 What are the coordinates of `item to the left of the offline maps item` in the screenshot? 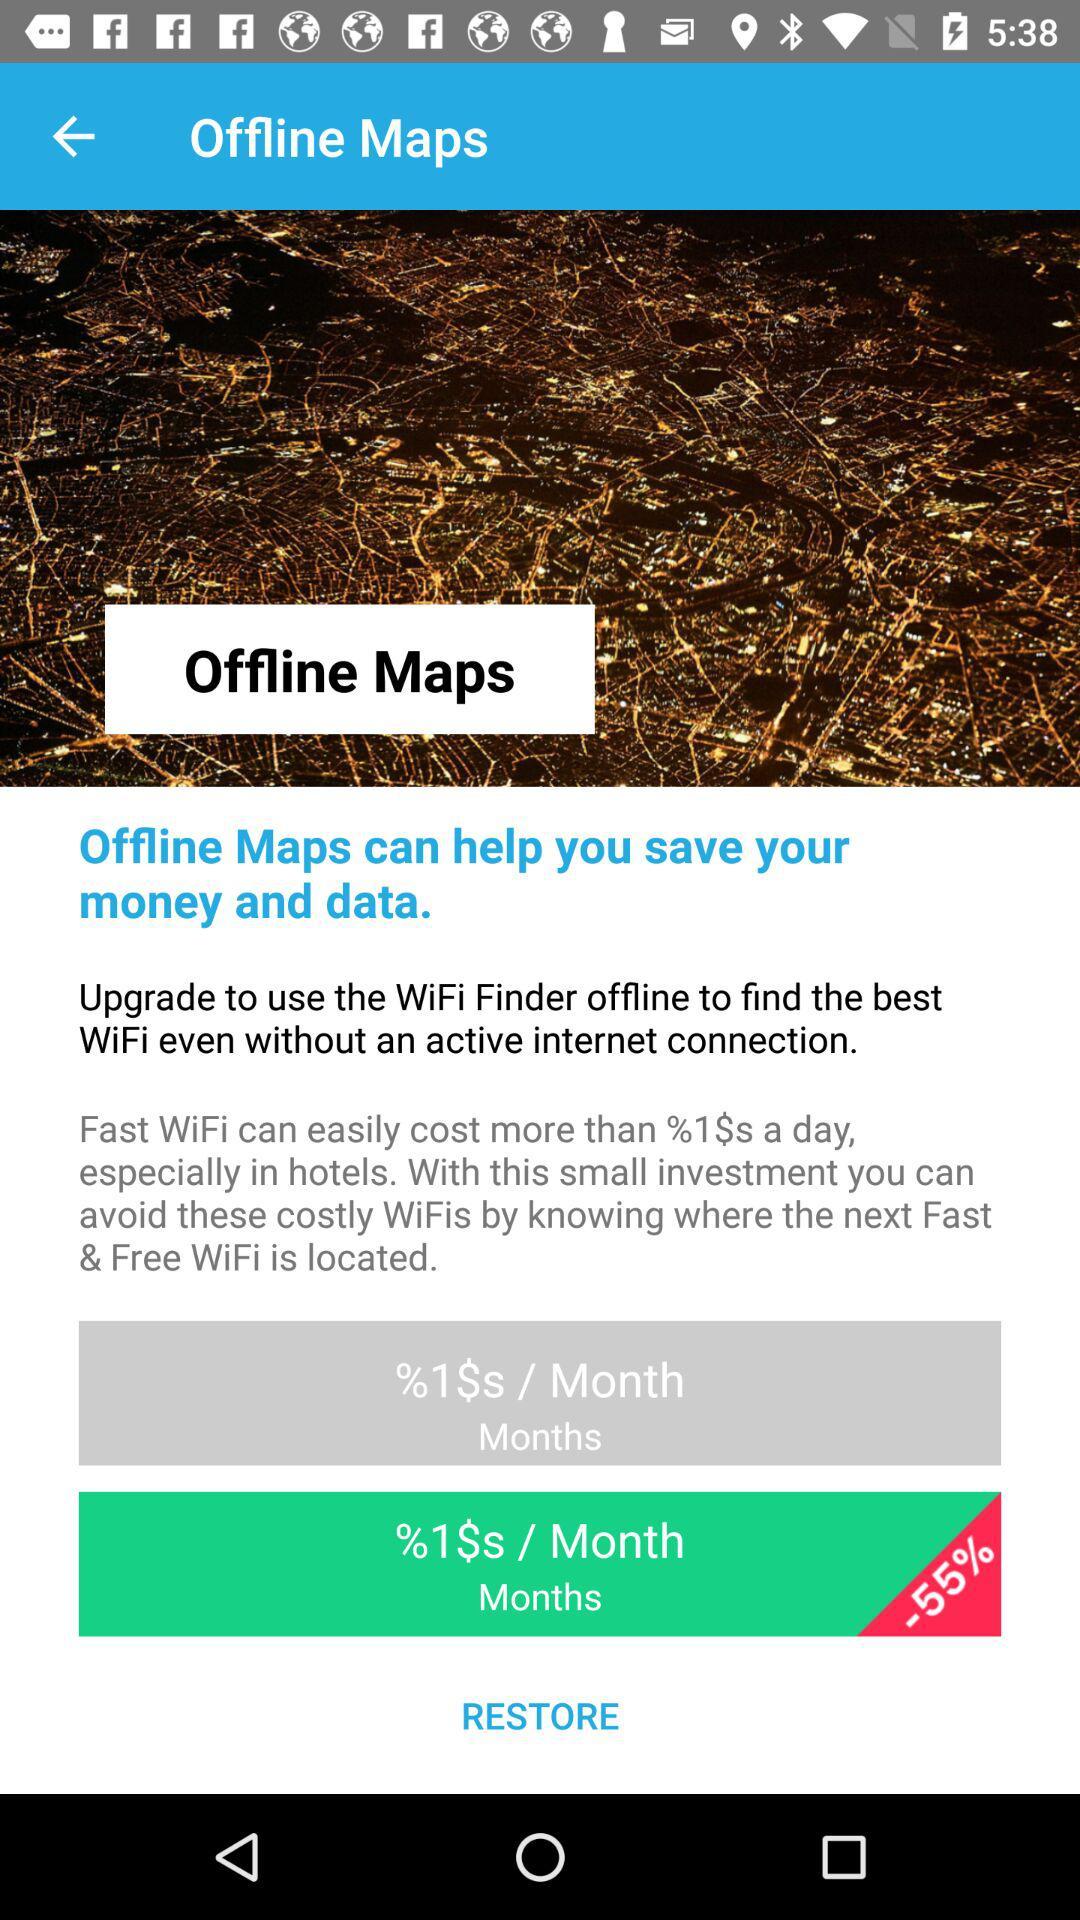 It's located at (72, 135).